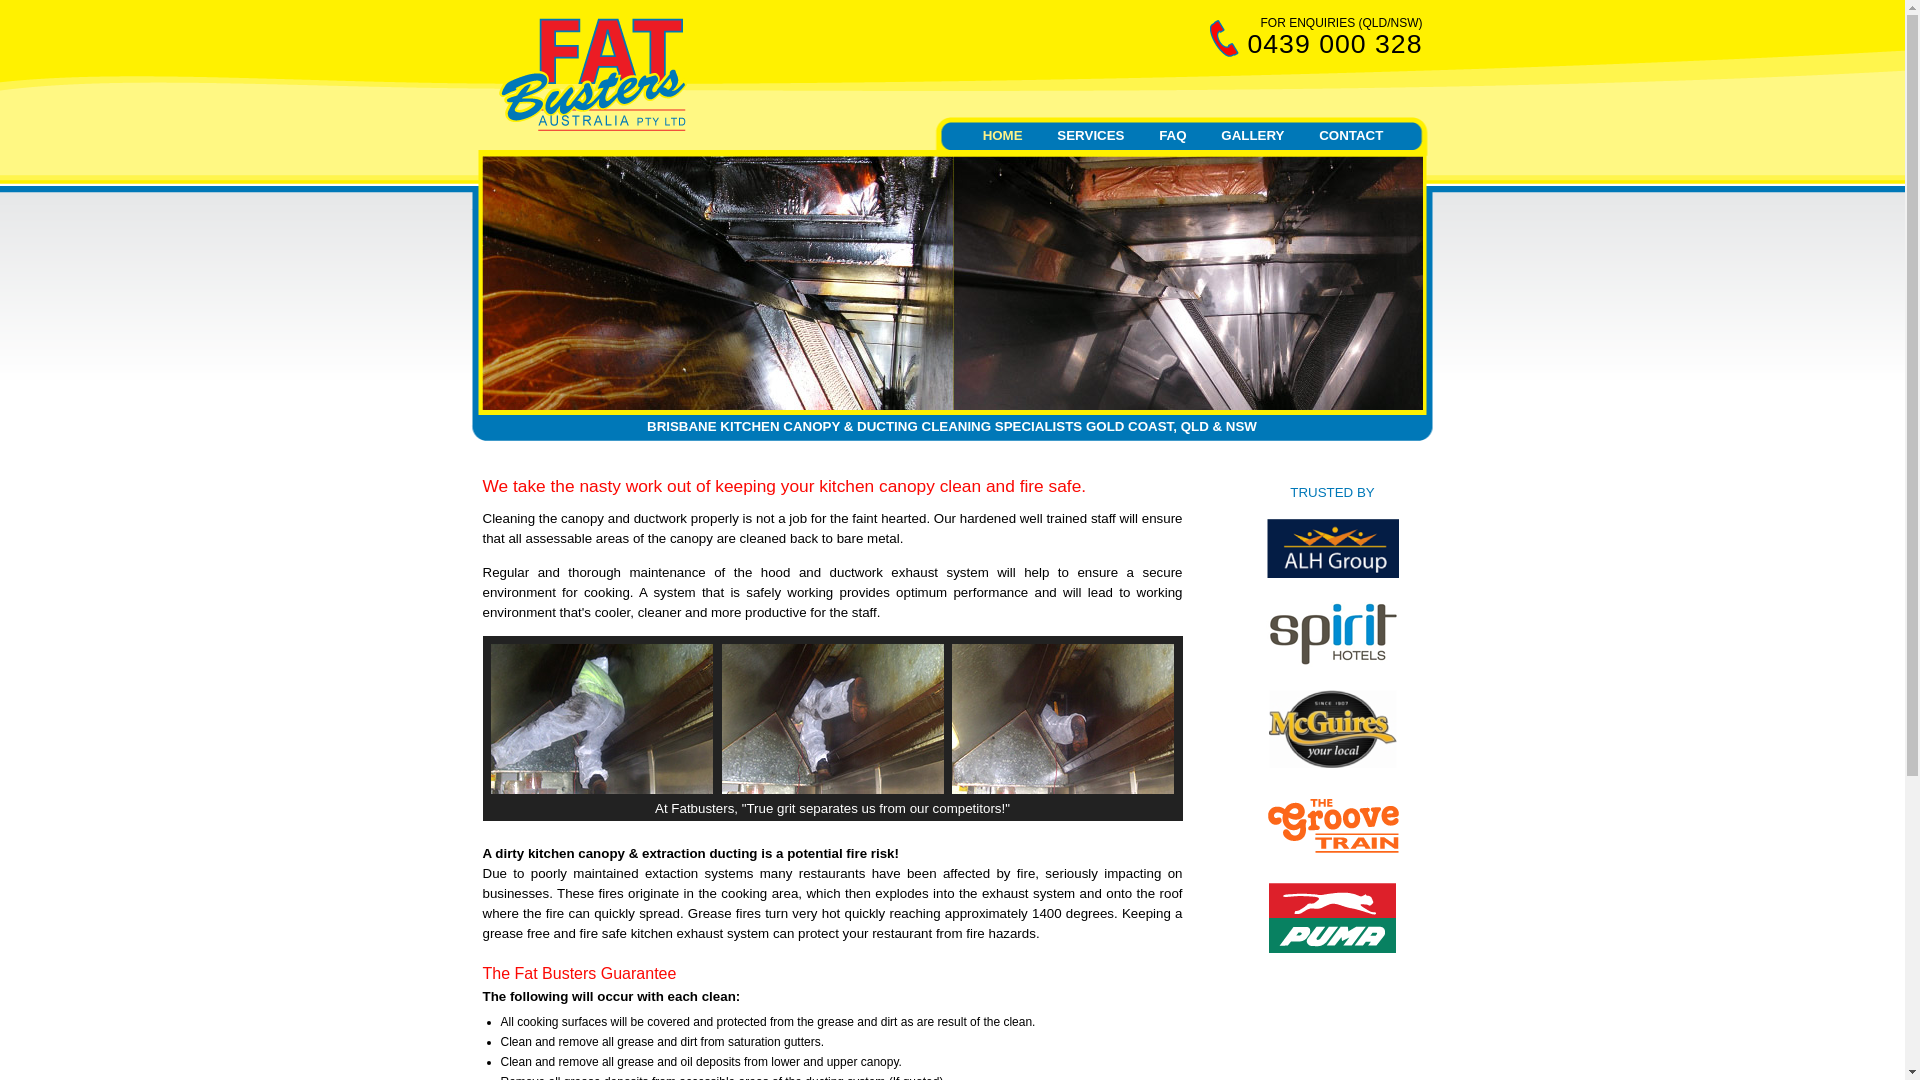  Describe the element at coordinates (1042, 135) in the screenshot. I see `'SERVICES'` at that location.